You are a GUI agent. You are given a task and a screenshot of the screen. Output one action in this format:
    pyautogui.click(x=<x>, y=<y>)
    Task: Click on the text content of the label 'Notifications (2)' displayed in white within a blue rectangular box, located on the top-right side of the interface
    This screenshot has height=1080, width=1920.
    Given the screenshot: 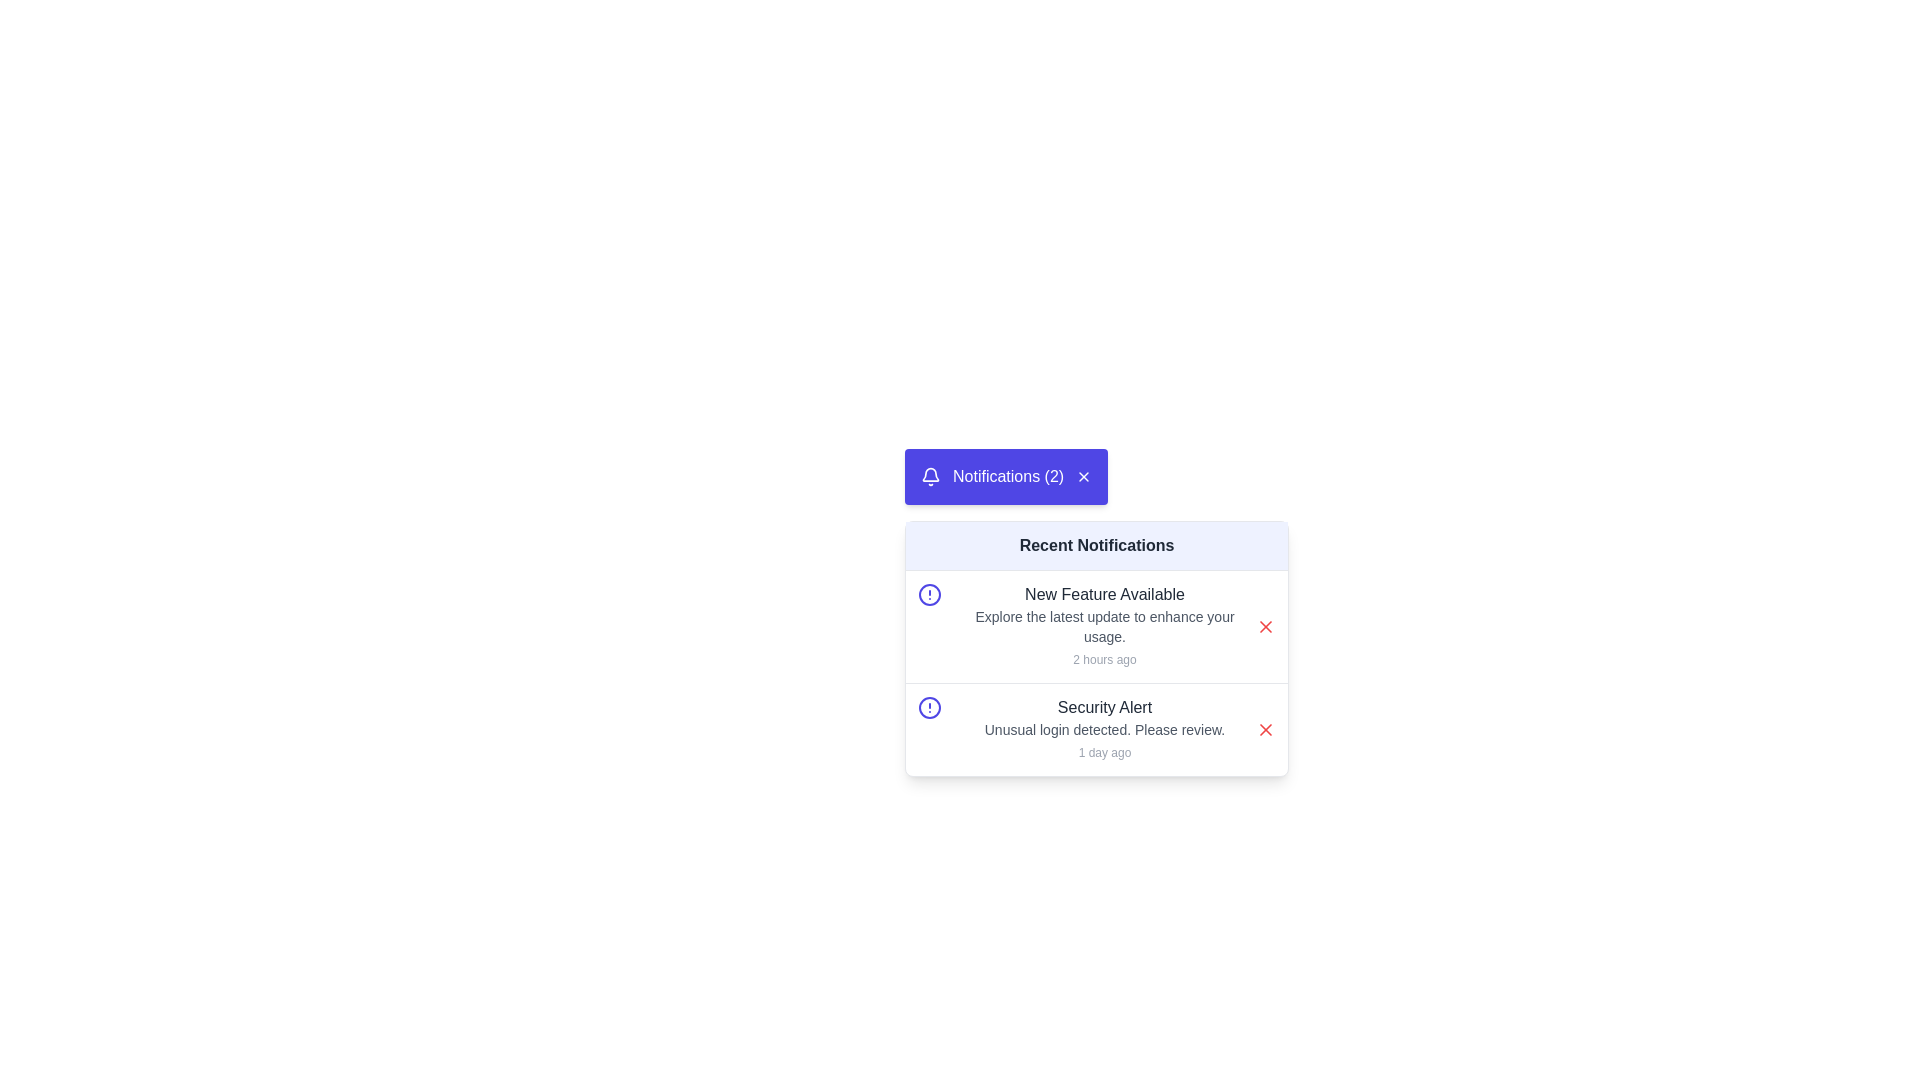 What is the action you would take?
    pyautogui.click(x=1008, y=477)
    